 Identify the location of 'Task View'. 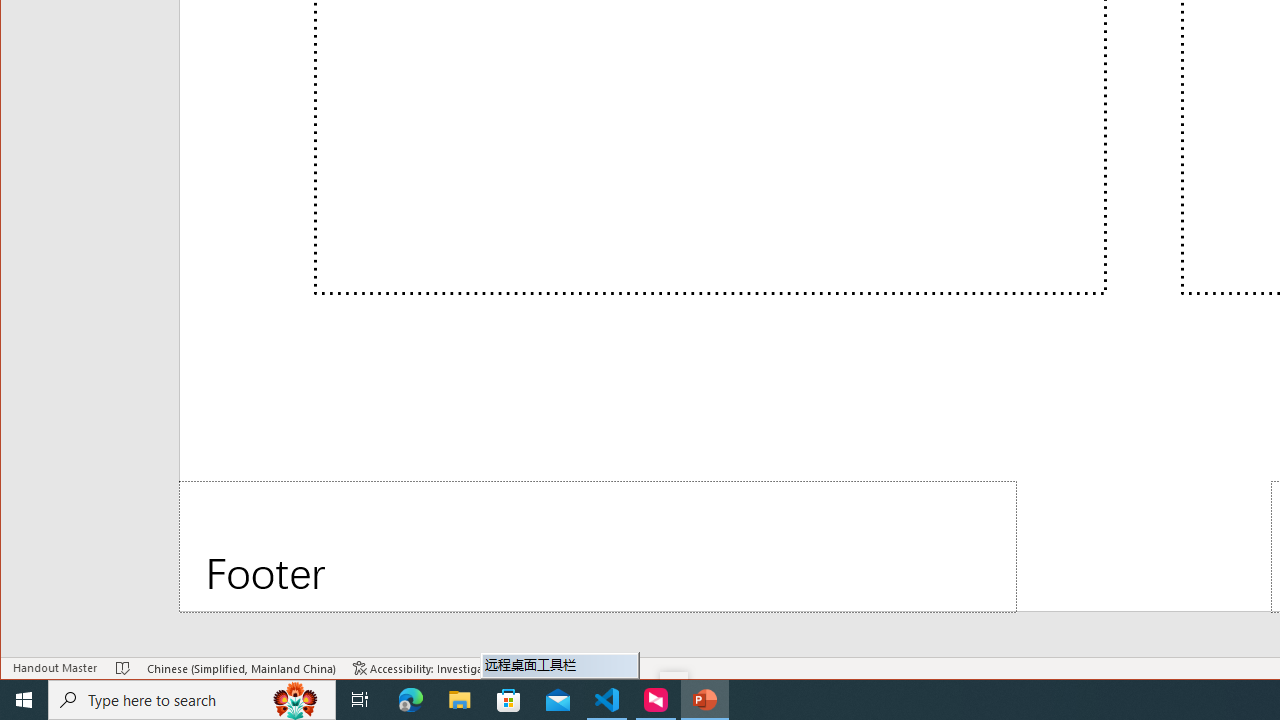
(359, 698).